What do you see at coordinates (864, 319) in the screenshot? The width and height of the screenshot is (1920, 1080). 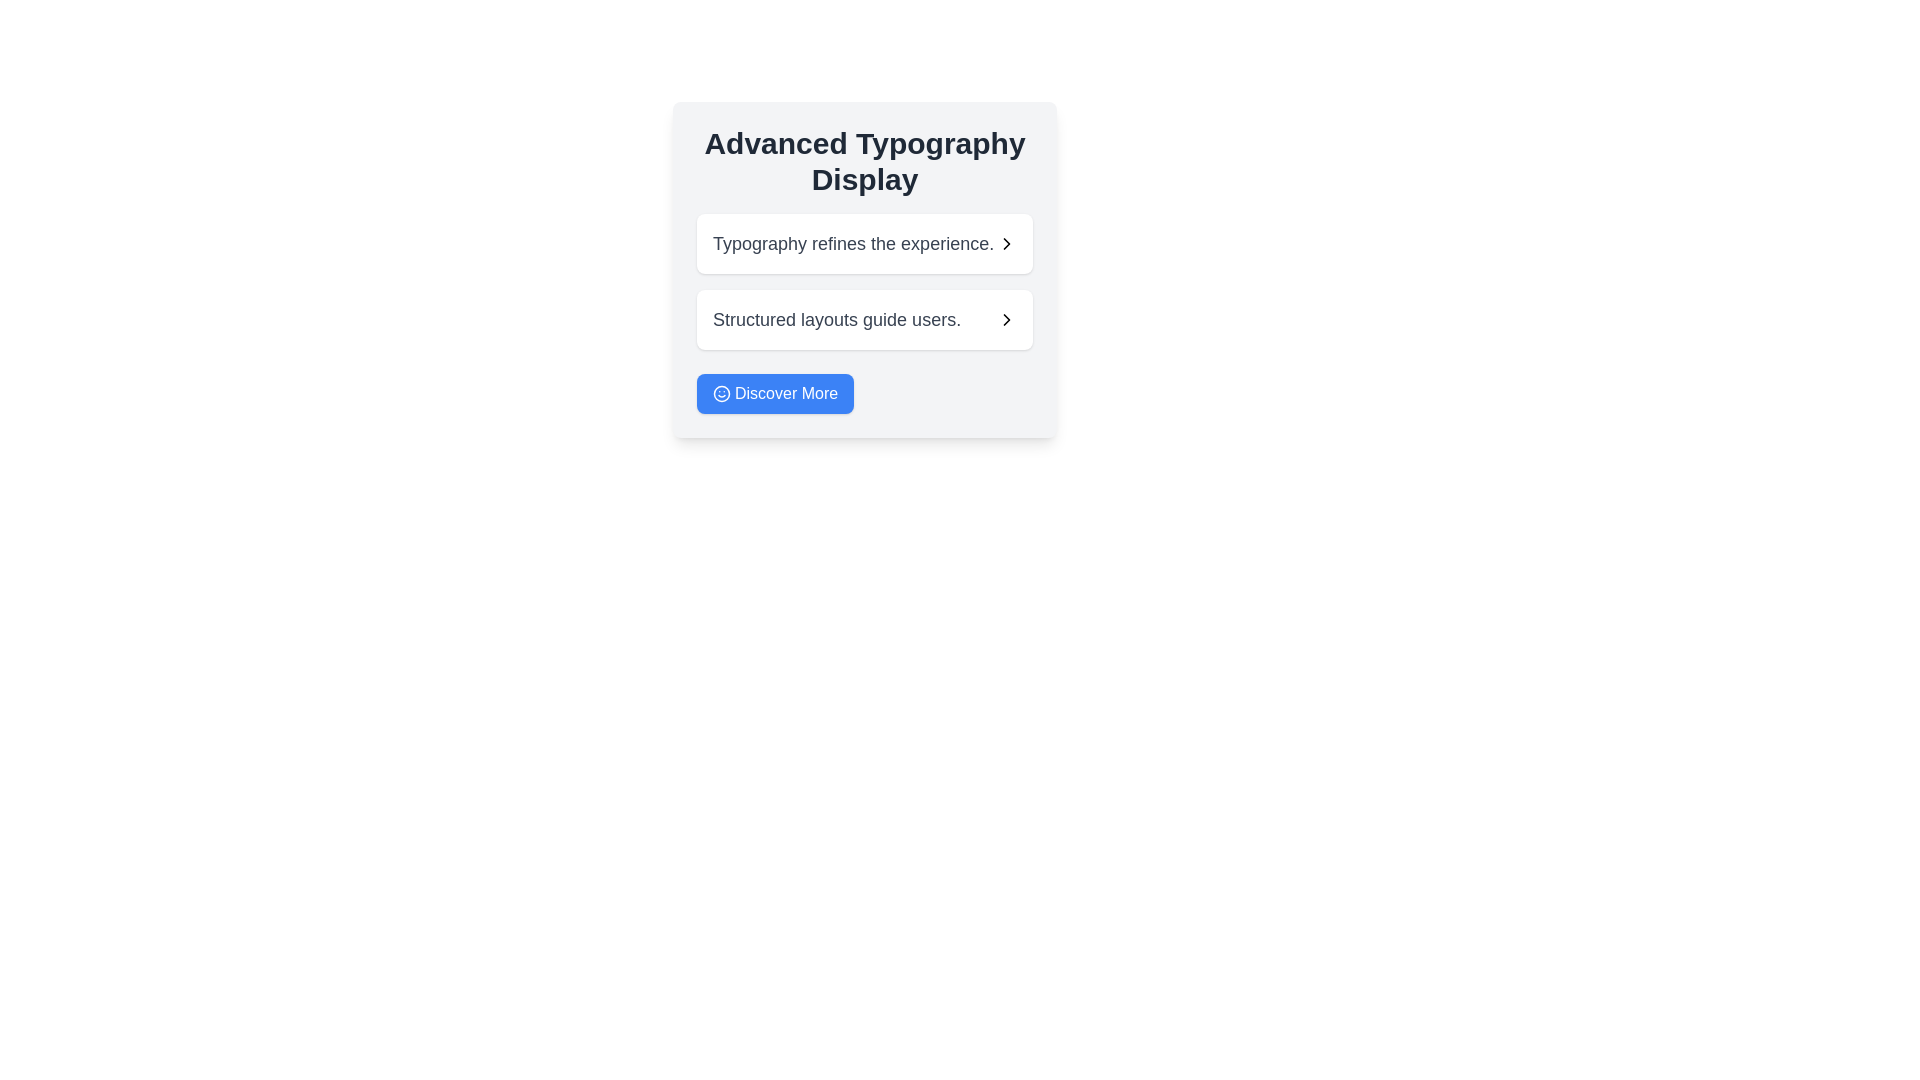 I see `the second clickable row containing the text 'Structured layouts guide users.'` at bounding box center [864, 319].